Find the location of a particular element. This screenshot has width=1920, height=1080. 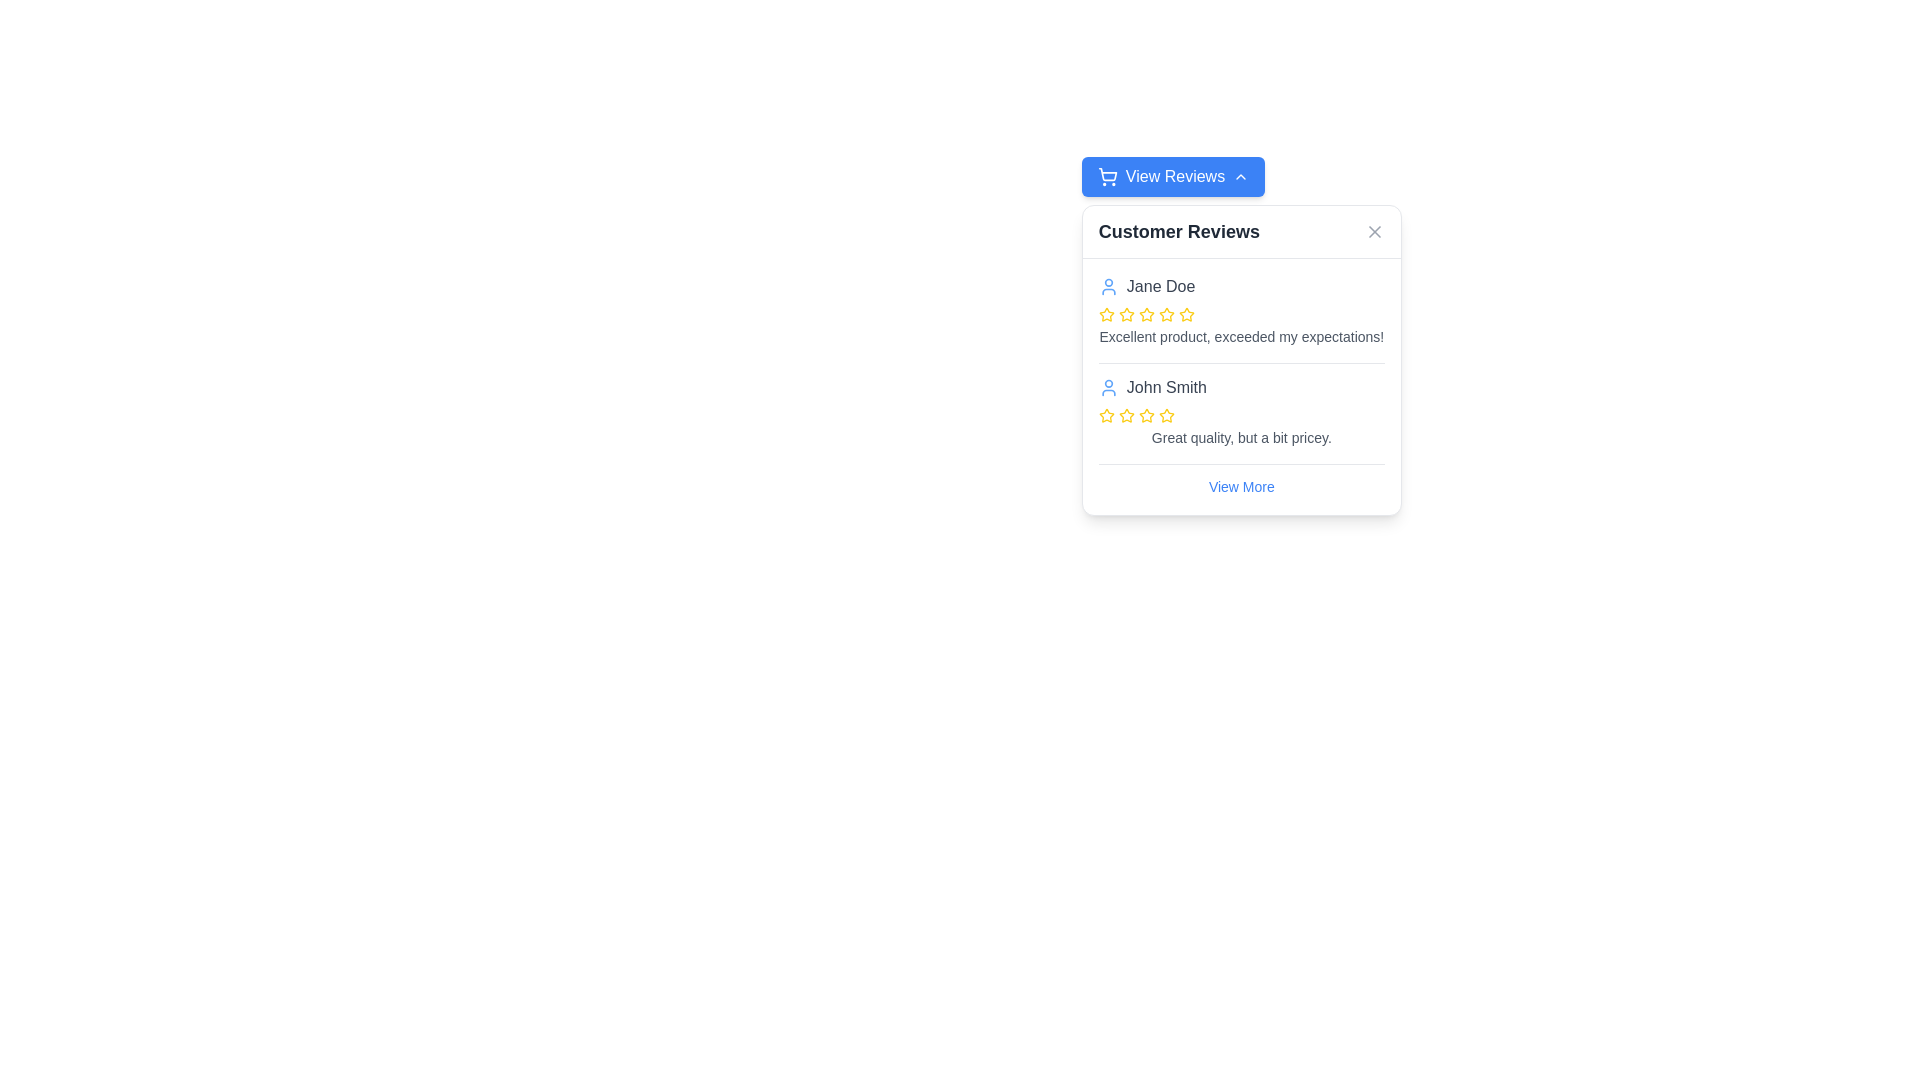

the second star rating icon below 'John Smith' in the 'Customer Reviews' section is located at coordinates (1166, 414).